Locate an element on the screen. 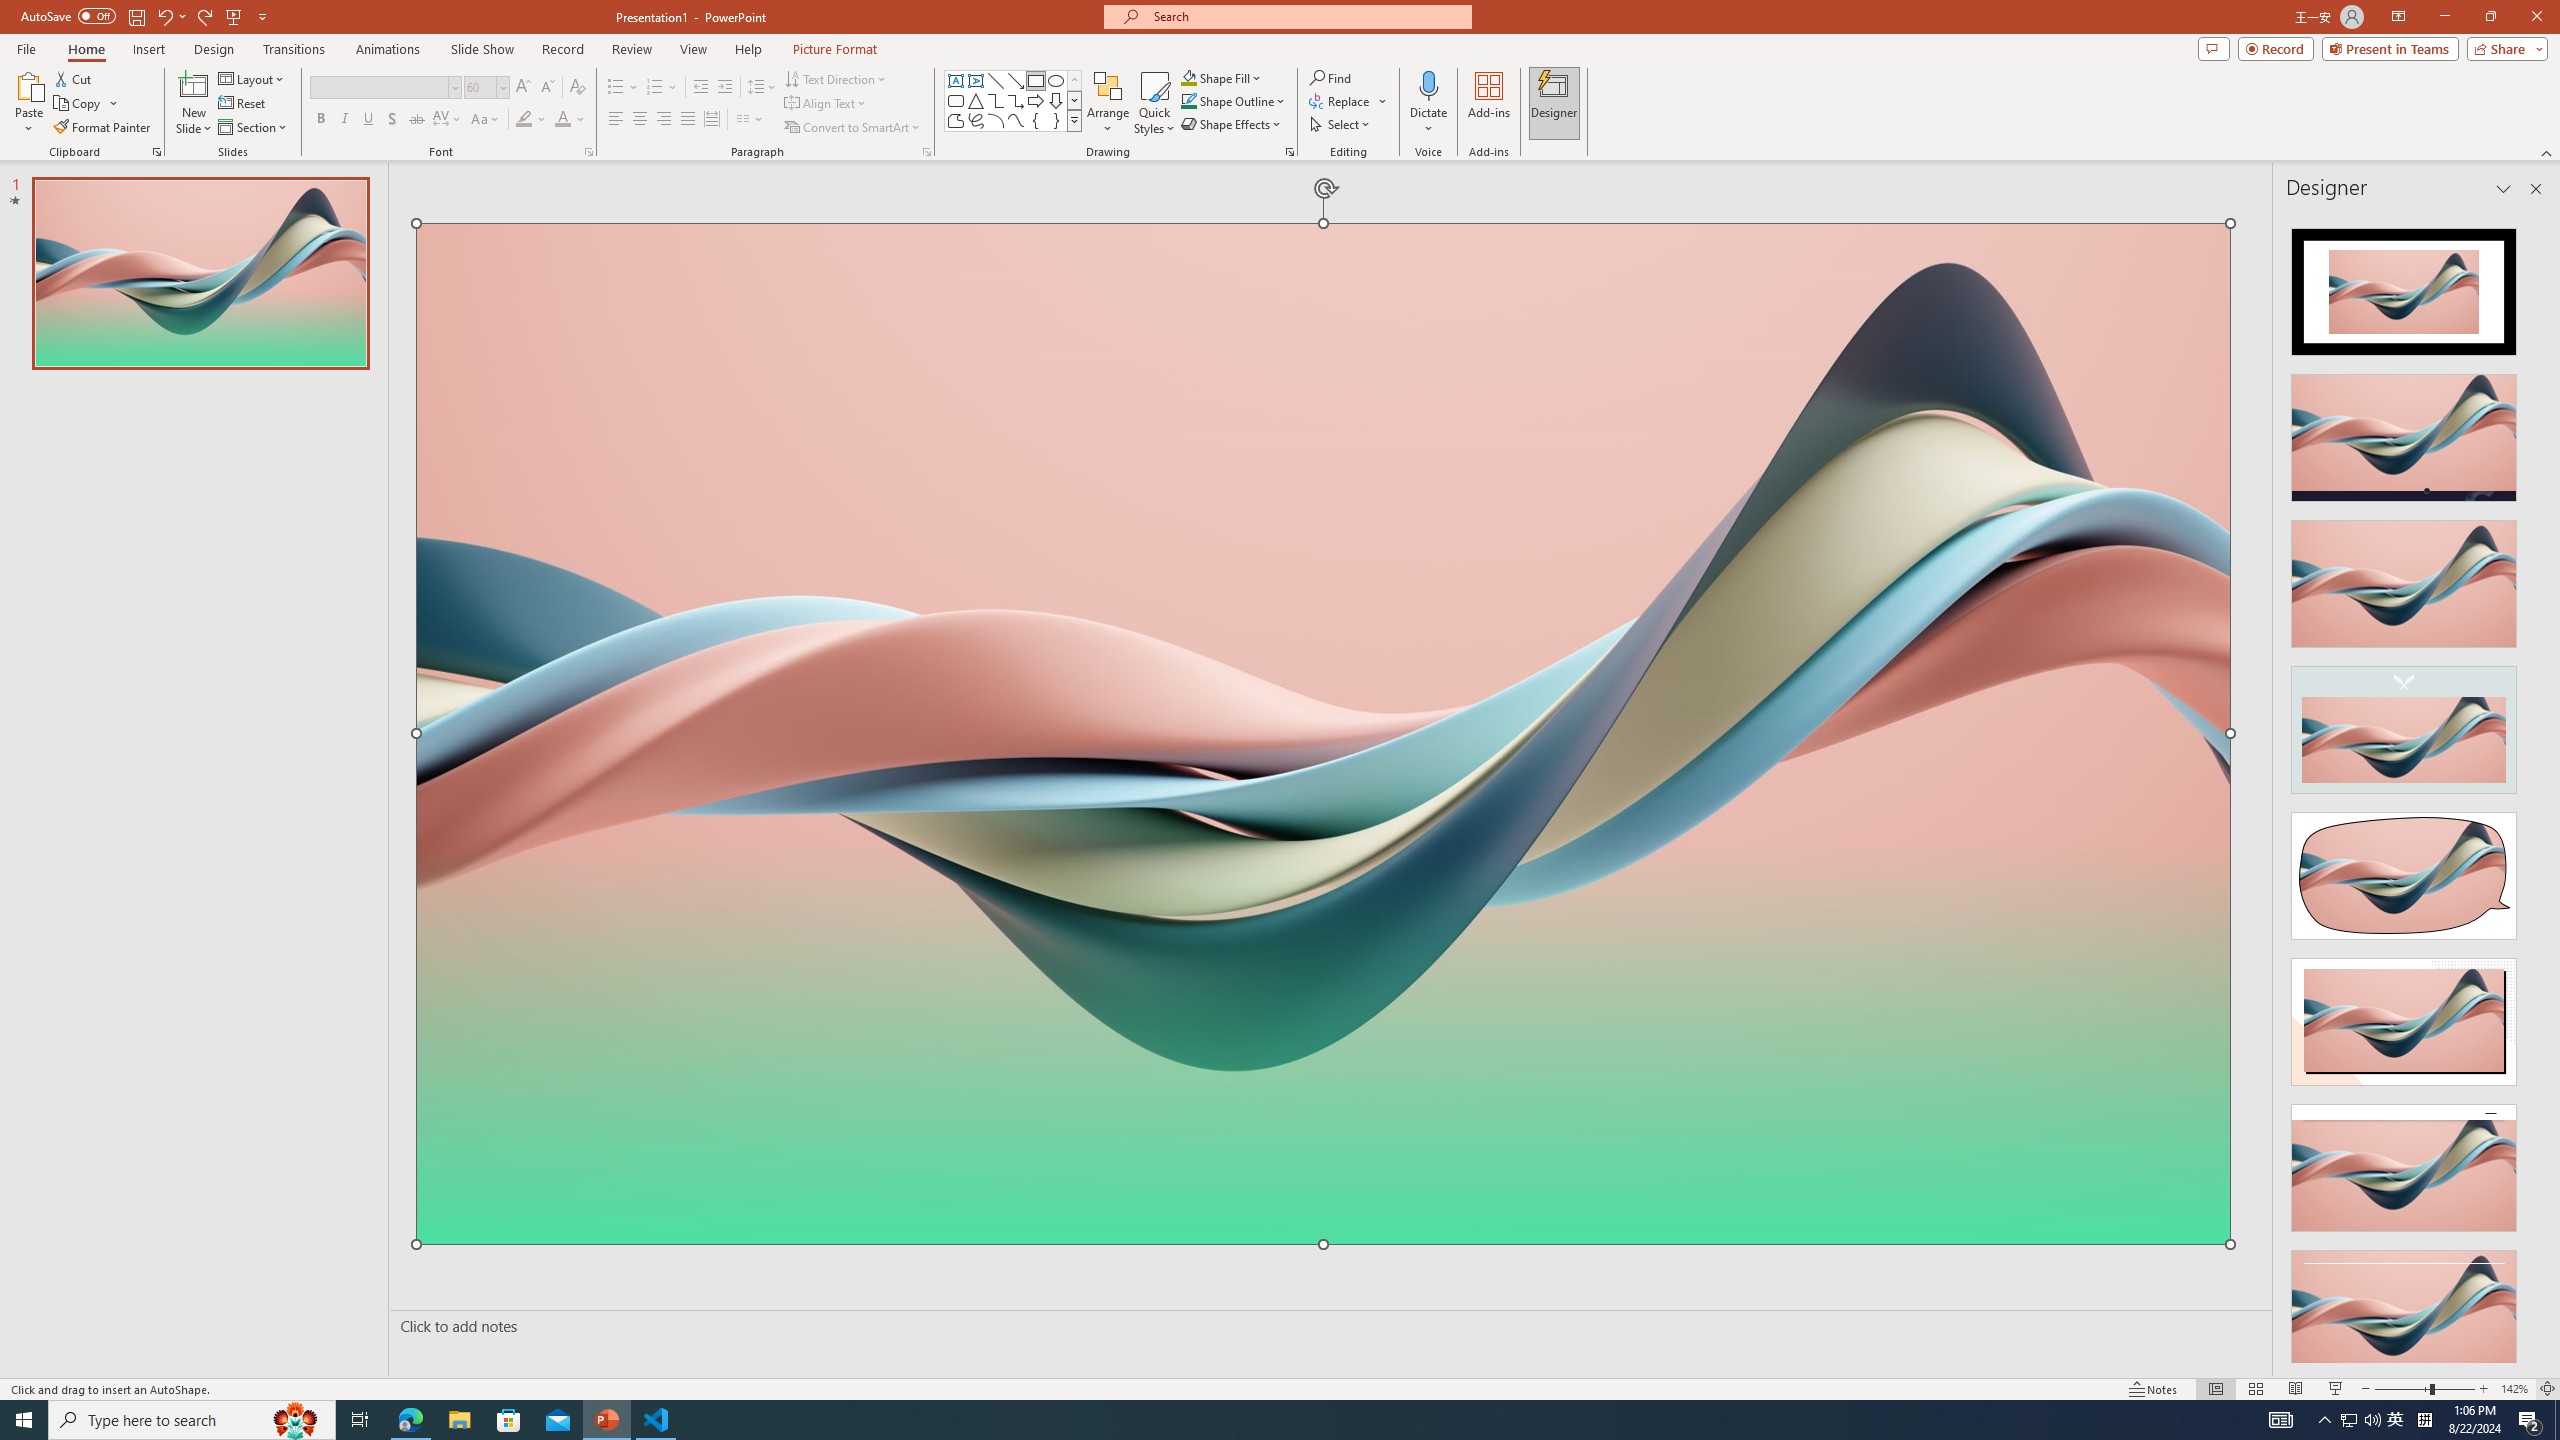 This screenshot has height=1440, width=2560. 'Picture Format' is located at coordinates (835, 49).